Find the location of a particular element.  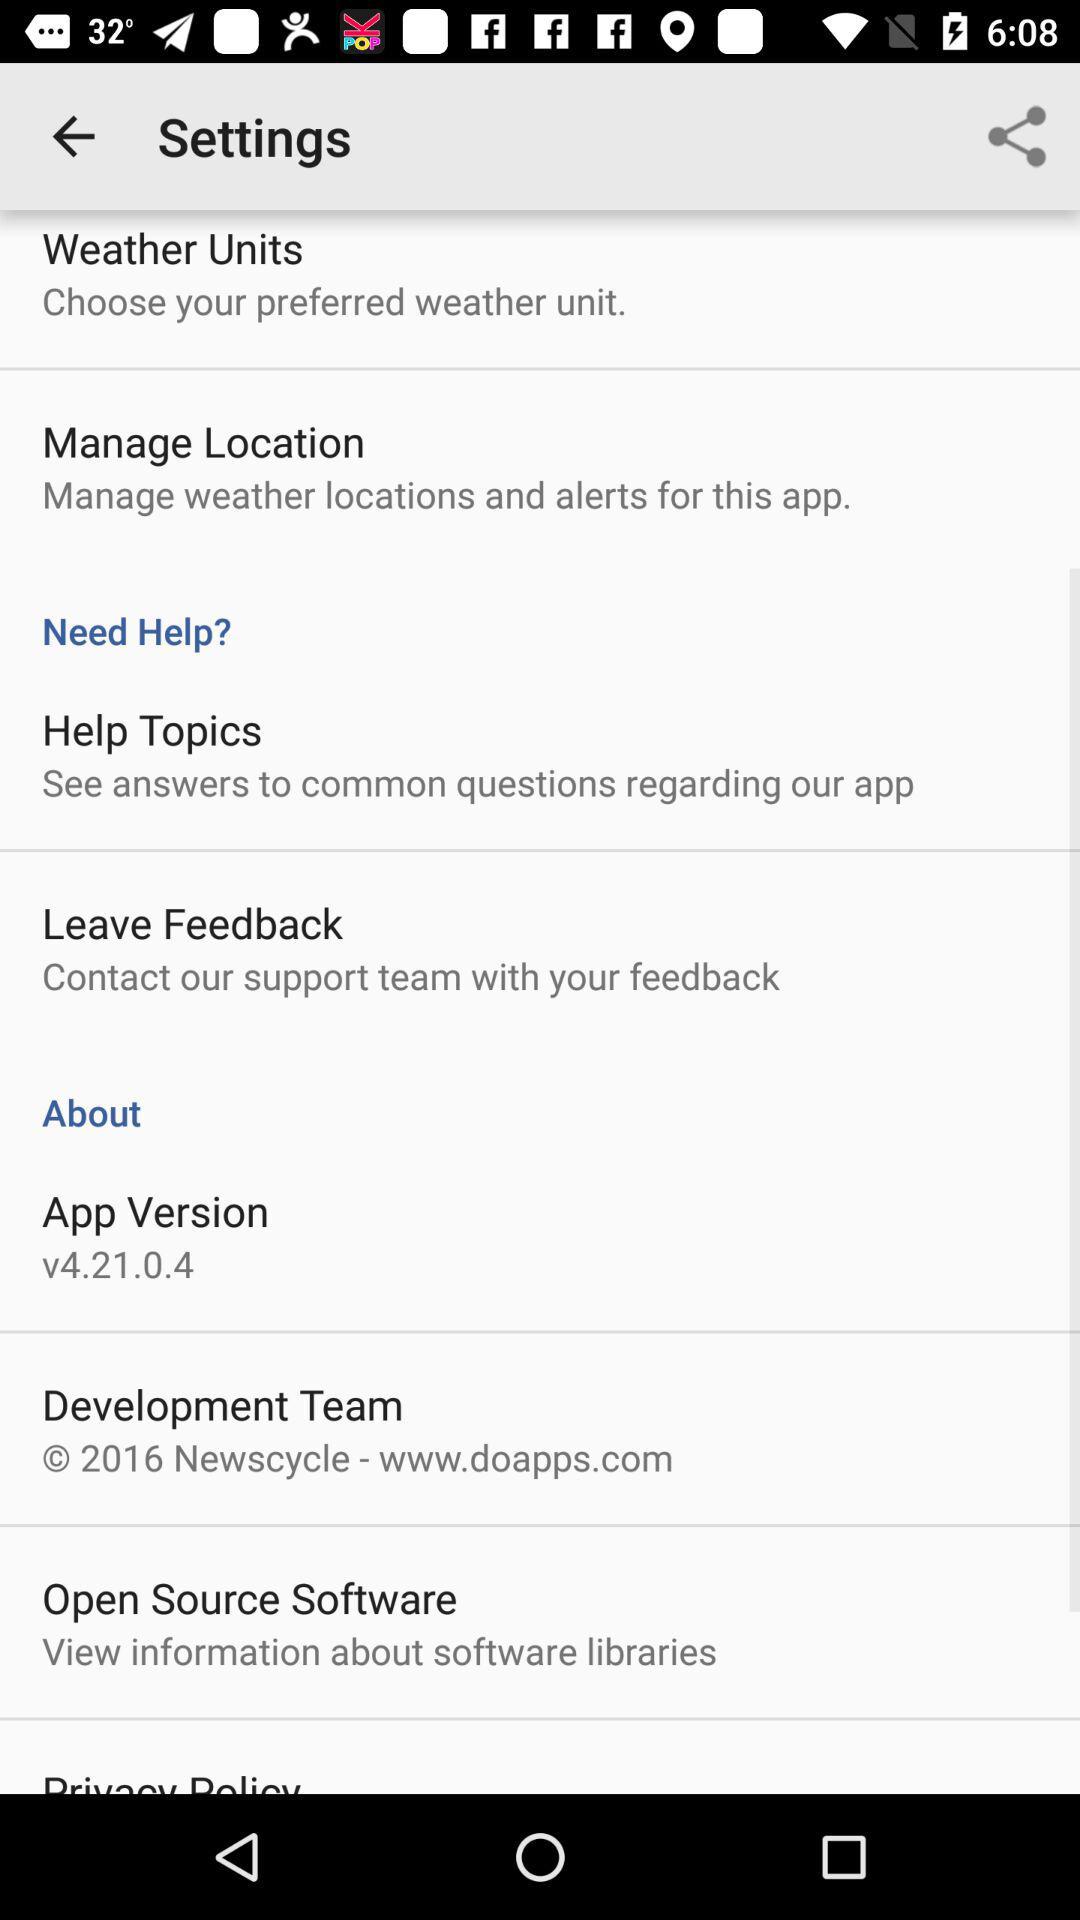

the contact our support is located at coordinates (410, 975).